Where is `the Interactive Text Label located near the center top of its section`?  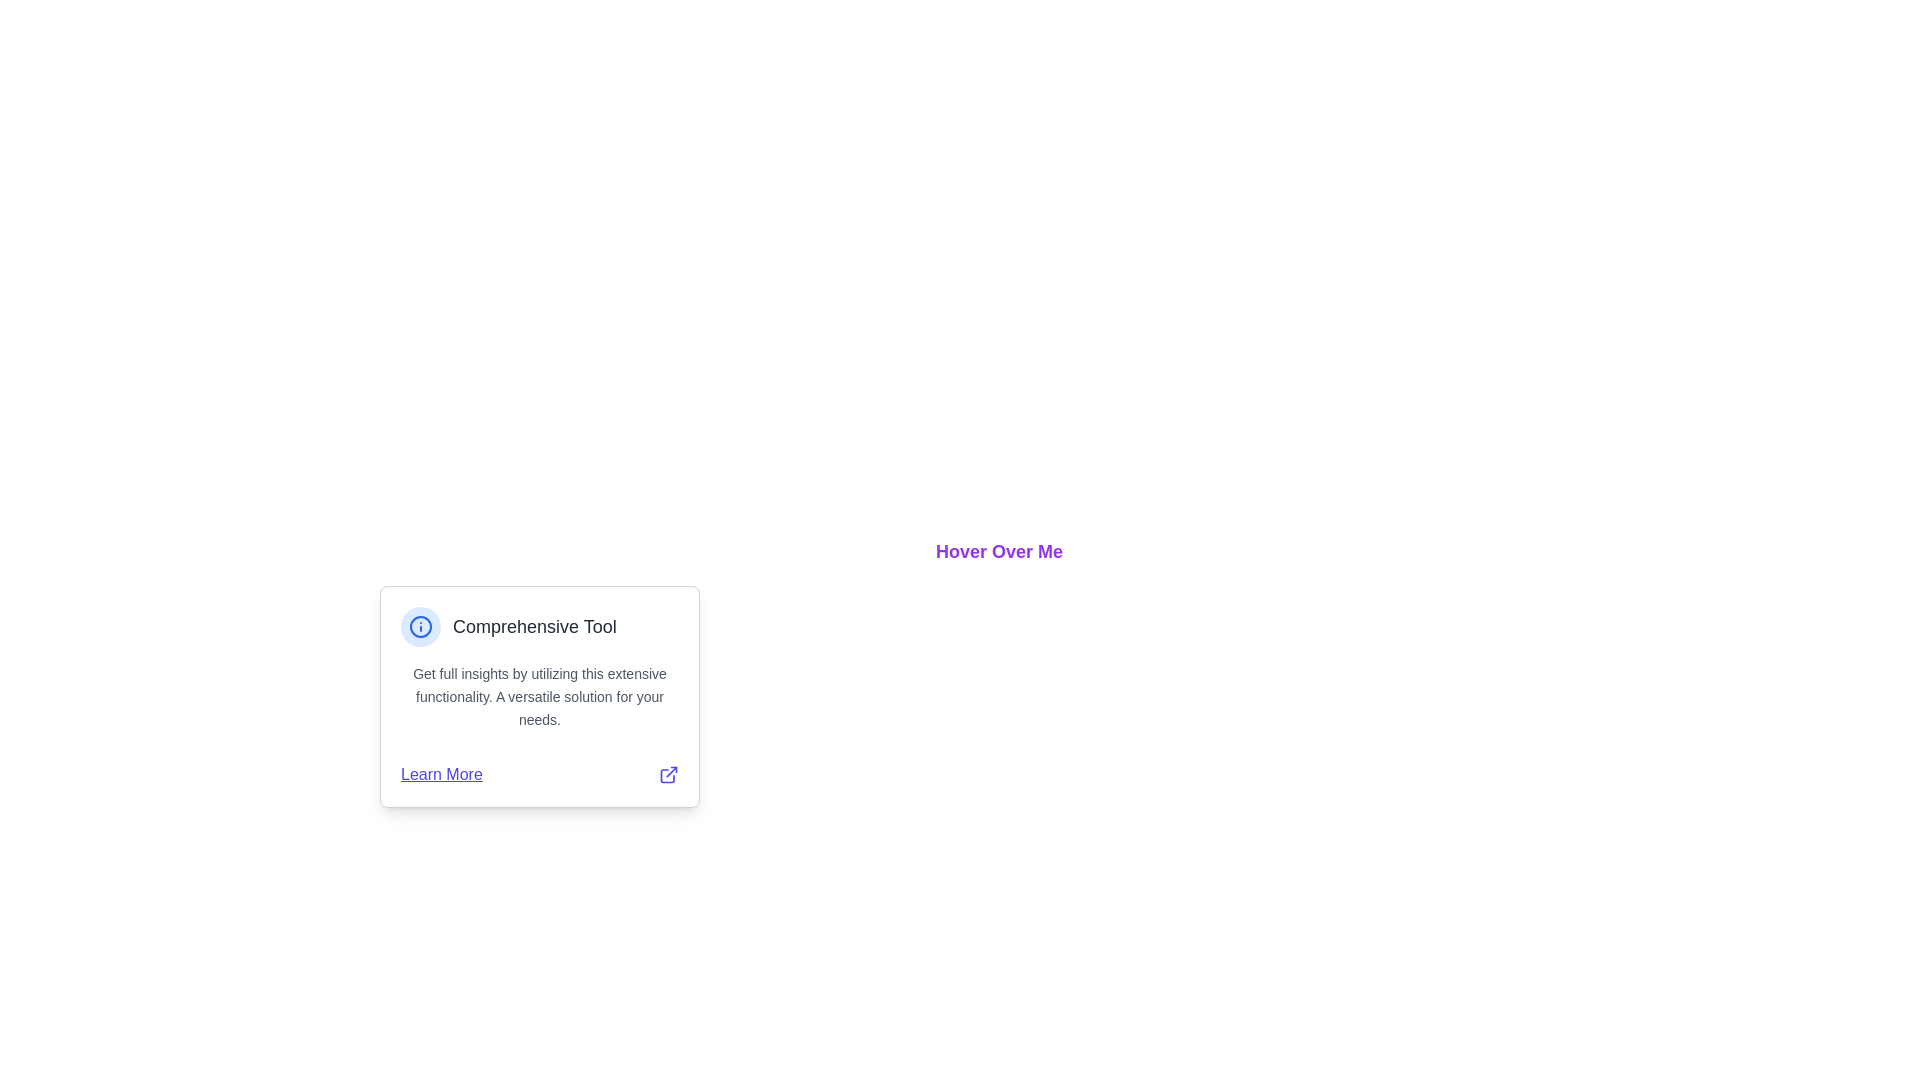
the Interactive Text Label located near the center top of its section is located at coordinates (999, 551).